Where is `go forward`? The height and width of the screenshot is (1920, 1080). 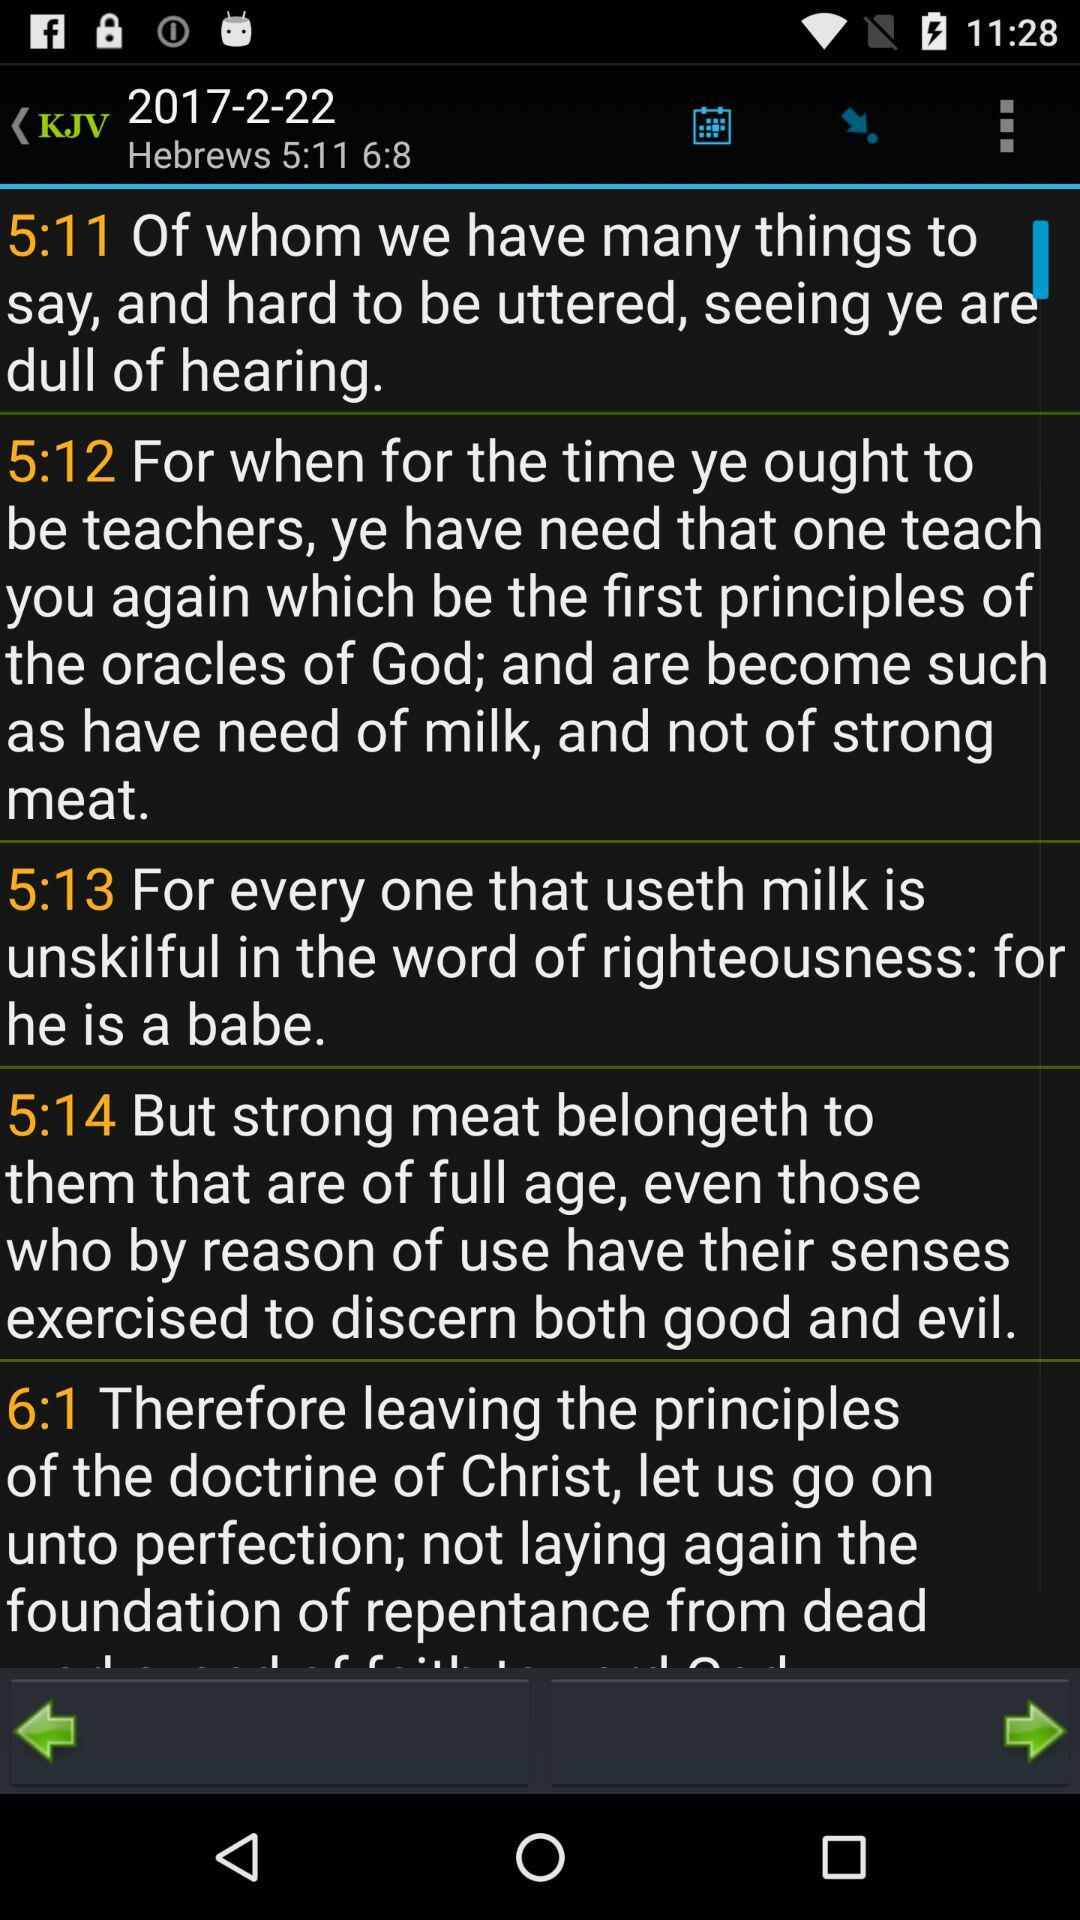 go forward is located at coordinates (810, 1730).